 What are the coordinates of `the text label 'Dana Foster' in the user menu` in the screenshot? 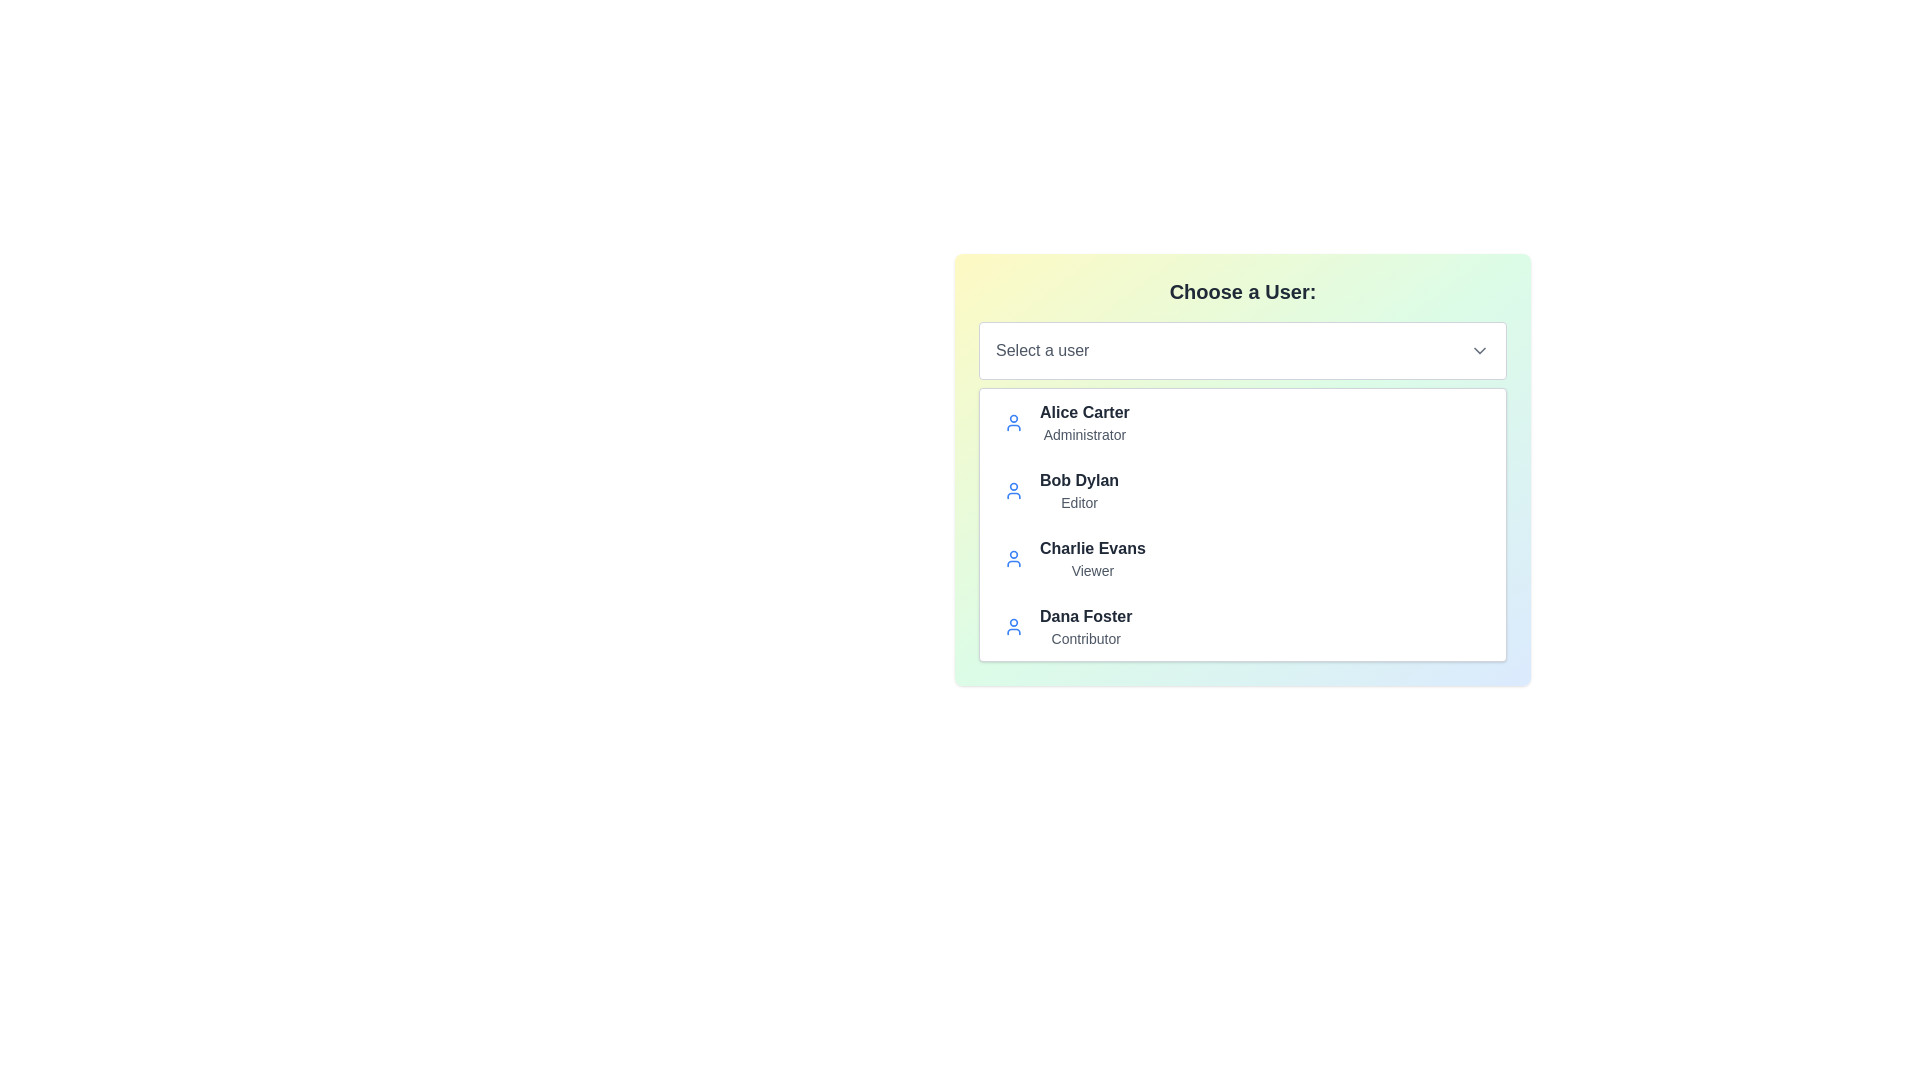 It's located at (1085, 616).